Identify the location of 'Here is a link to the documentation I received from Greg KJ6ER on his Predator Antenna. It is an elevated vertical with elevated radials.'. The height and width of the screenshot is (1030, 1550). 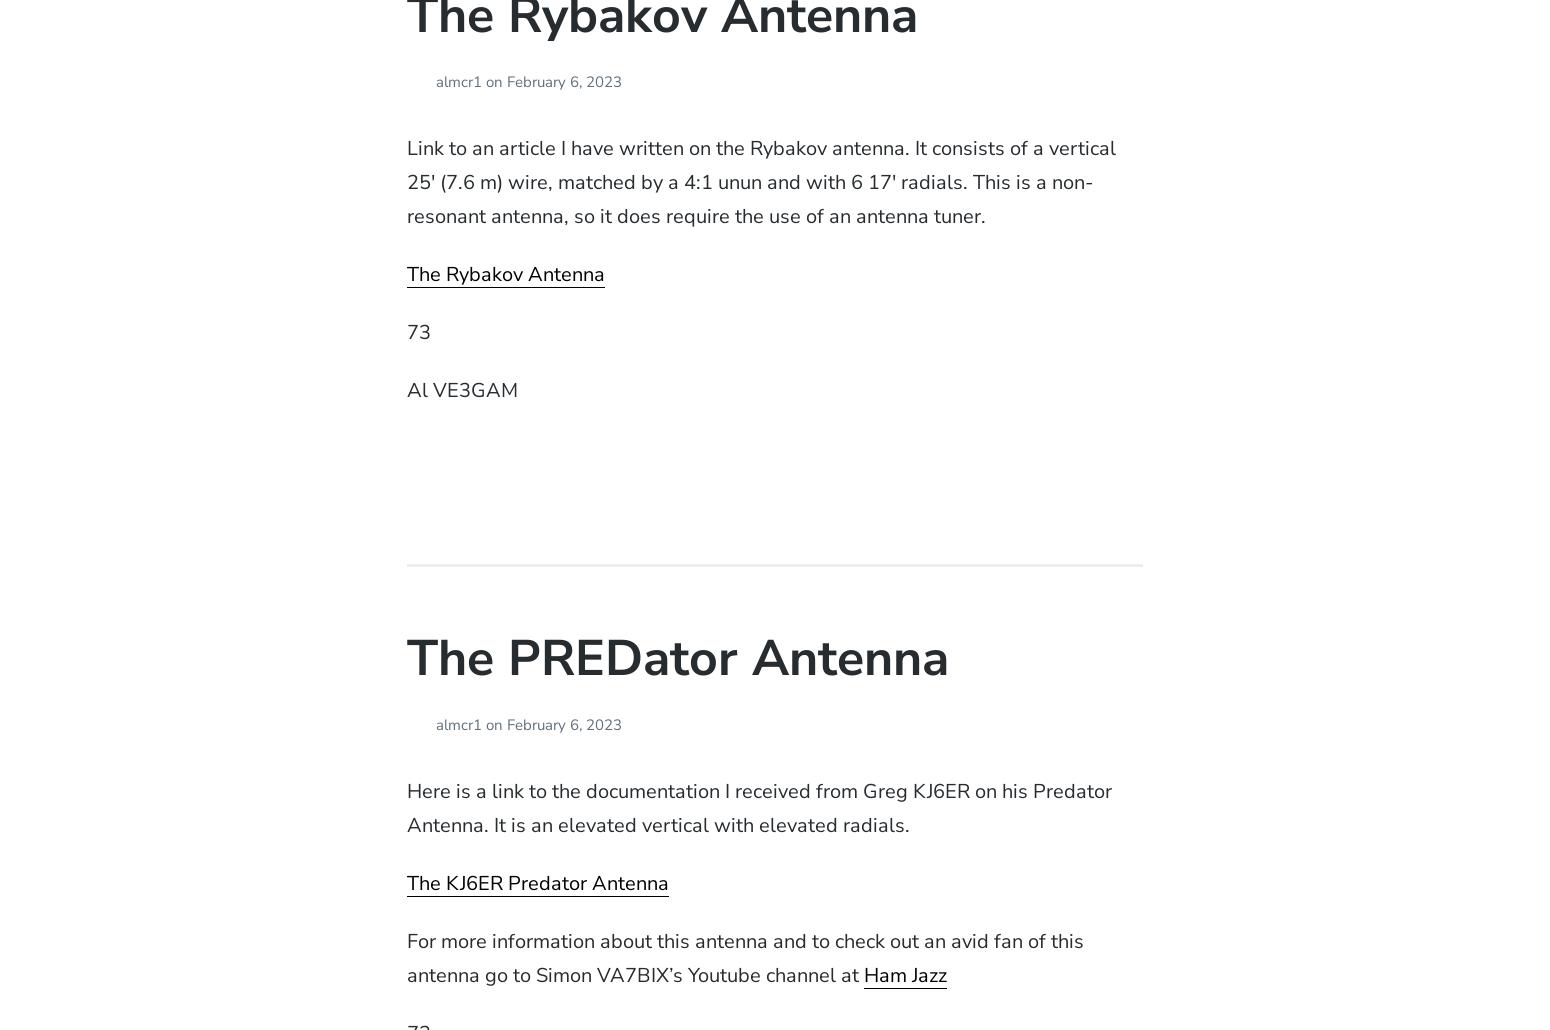
(758, 807).